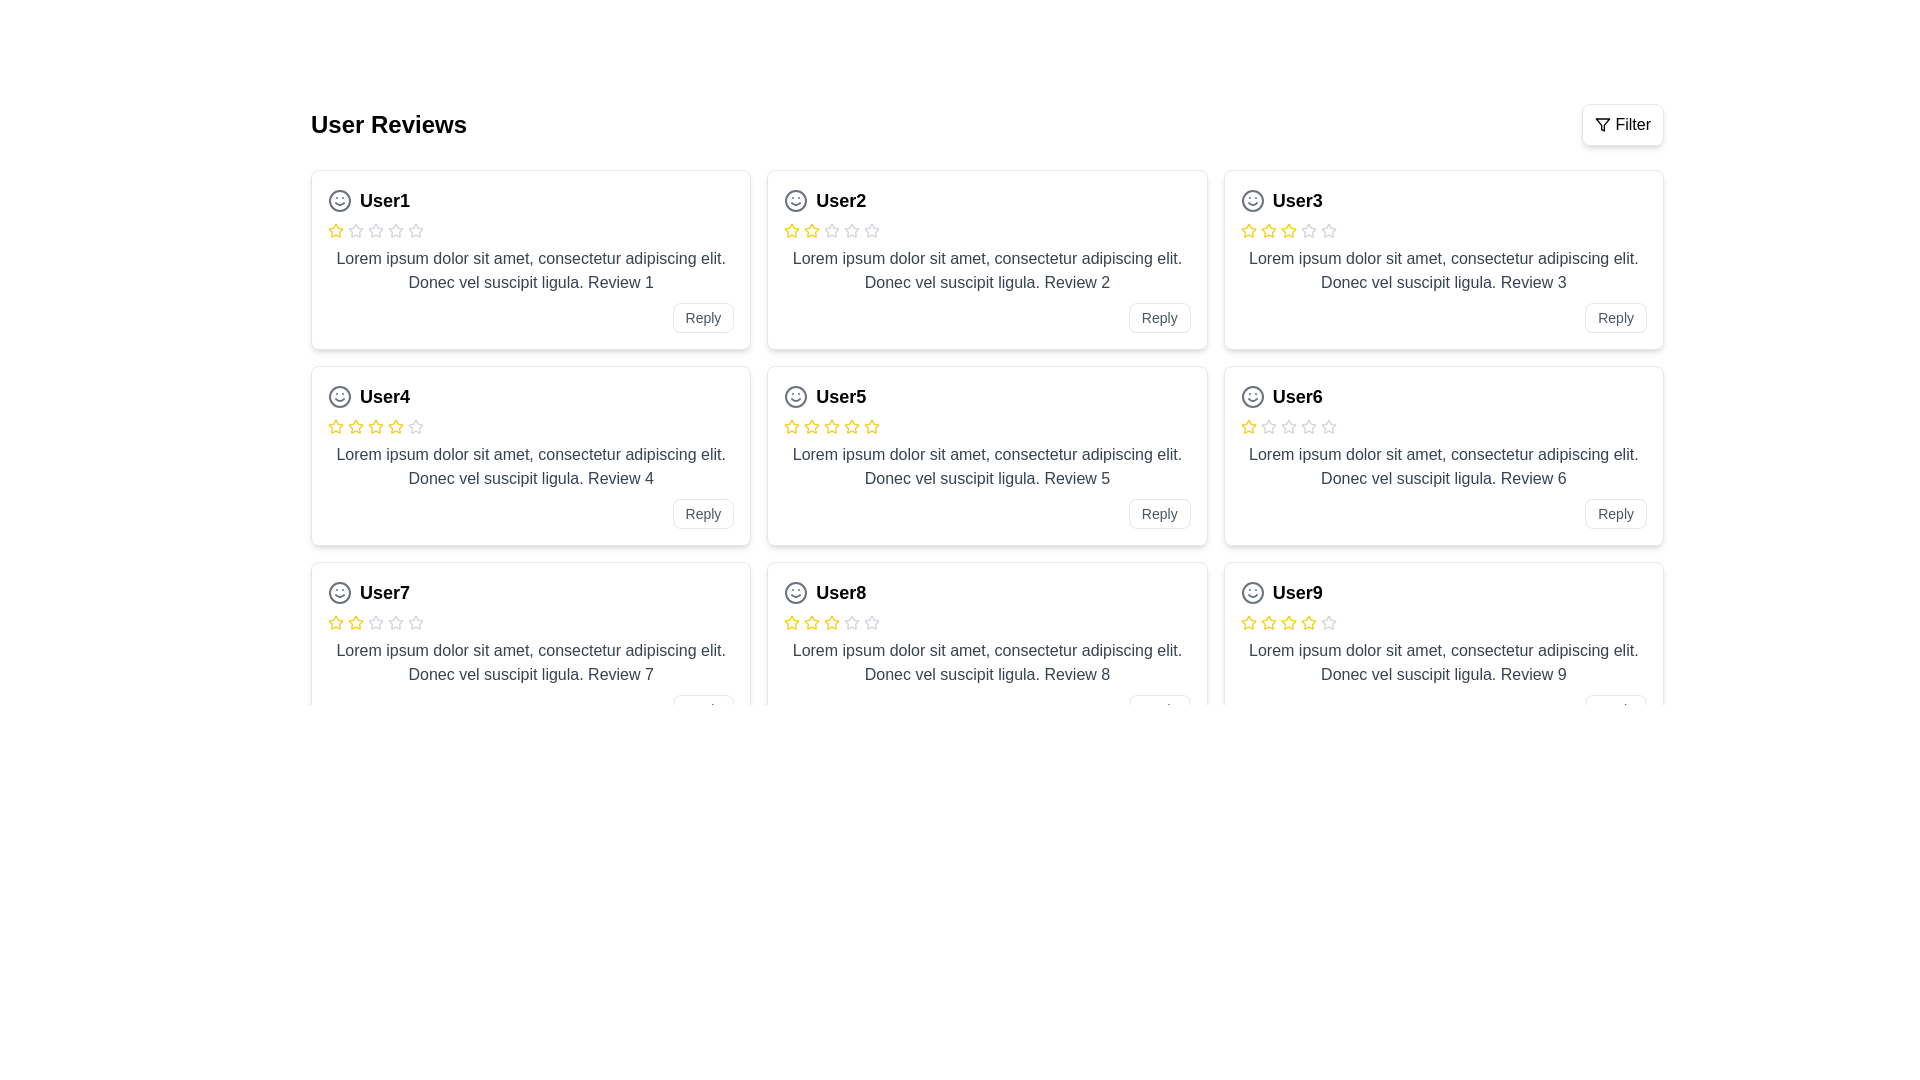 Image resolution: width=1920 pixels, height=1080 pixels. I want to click on the second star icon for rating in the five-star rating system for 'User7' located in the bottom-left card, so click(375, 621).